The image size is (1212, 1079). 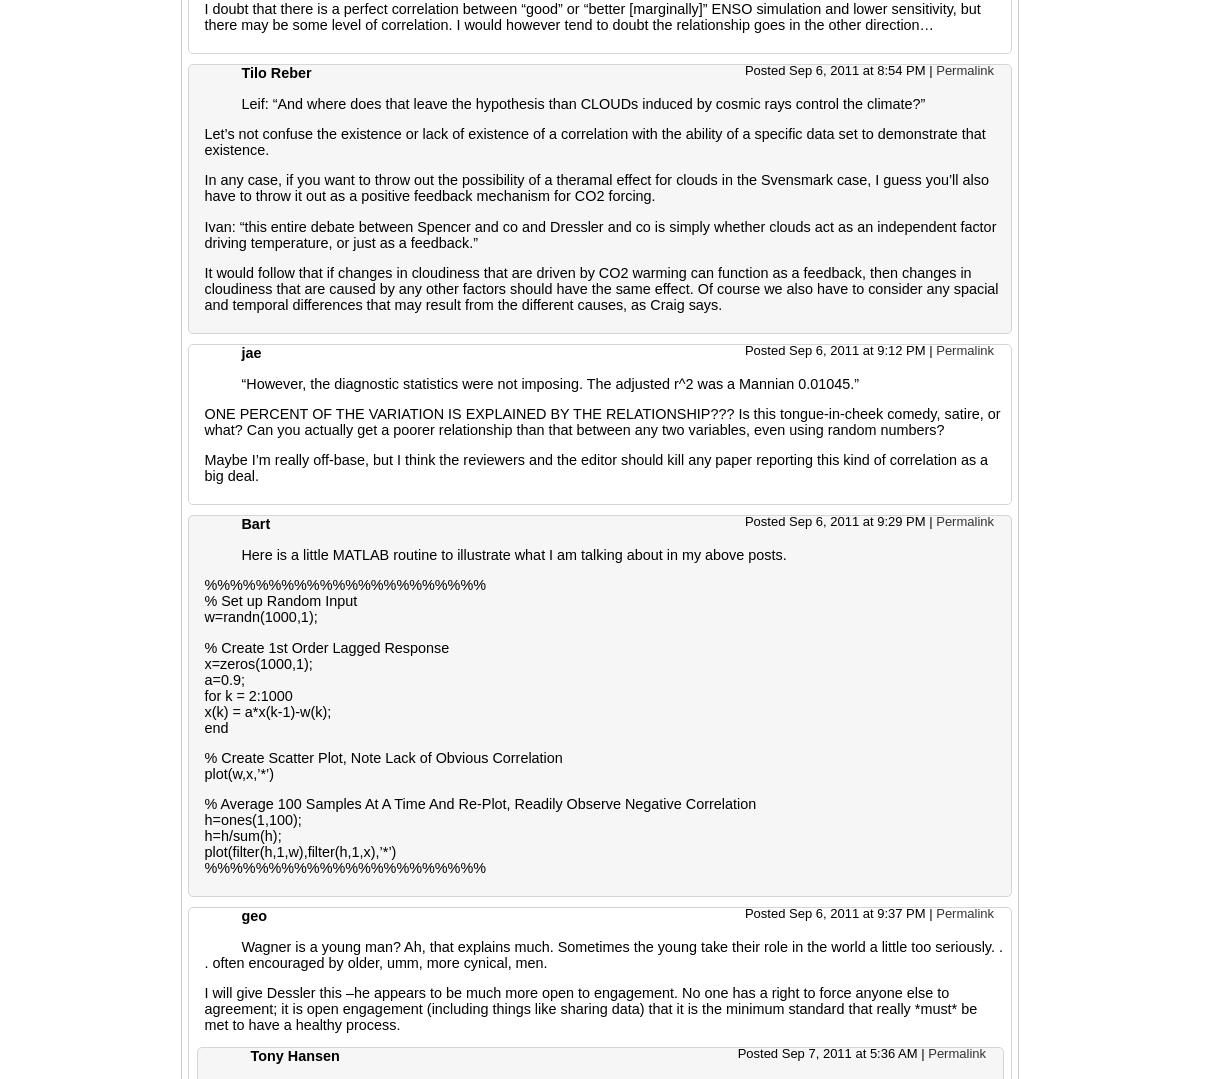 What do you see at coordinates (260, 616) in the screenshot?
I see `'w=randn(1000,1);'` at bounding box center [260, 616].